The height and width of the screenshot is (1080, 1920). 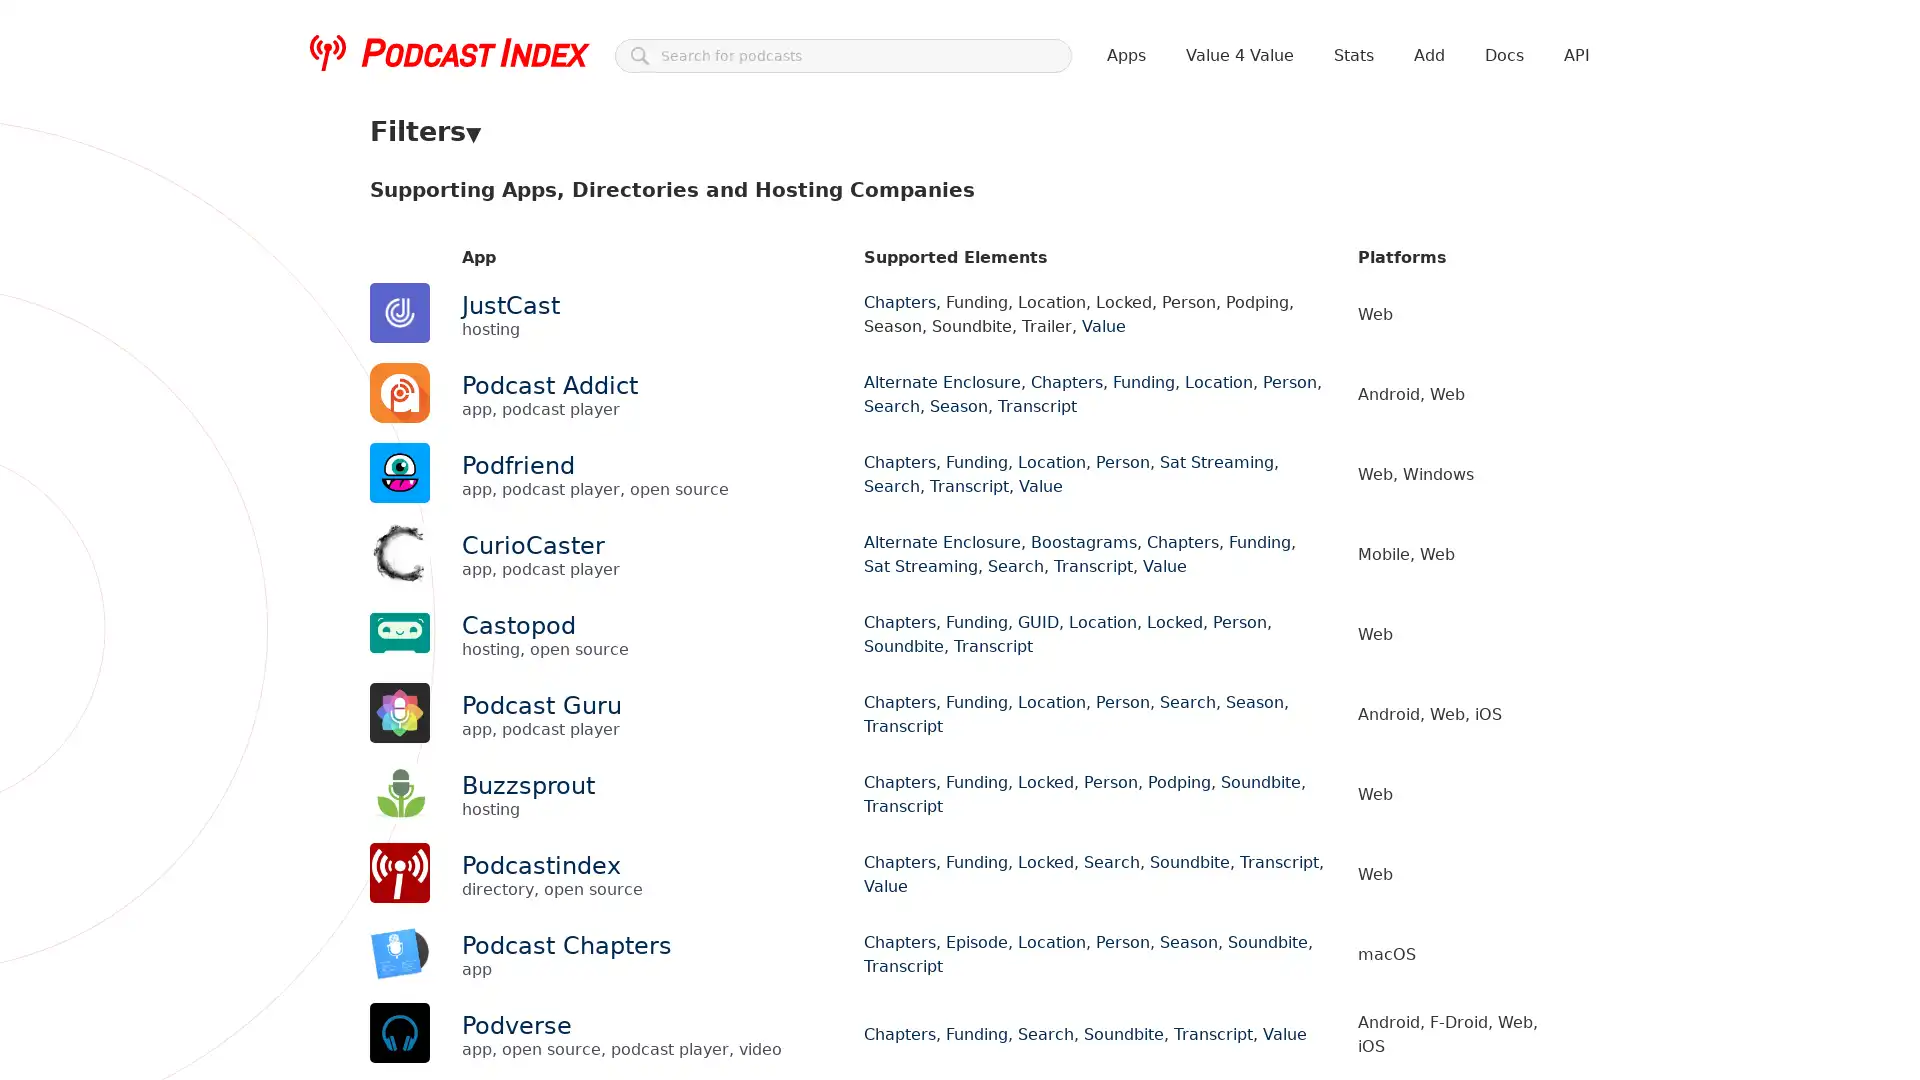 What do you see at coordinates (926, 193) in the screenshot?
I see `Node Hosting` at bounding box center [926, 193].